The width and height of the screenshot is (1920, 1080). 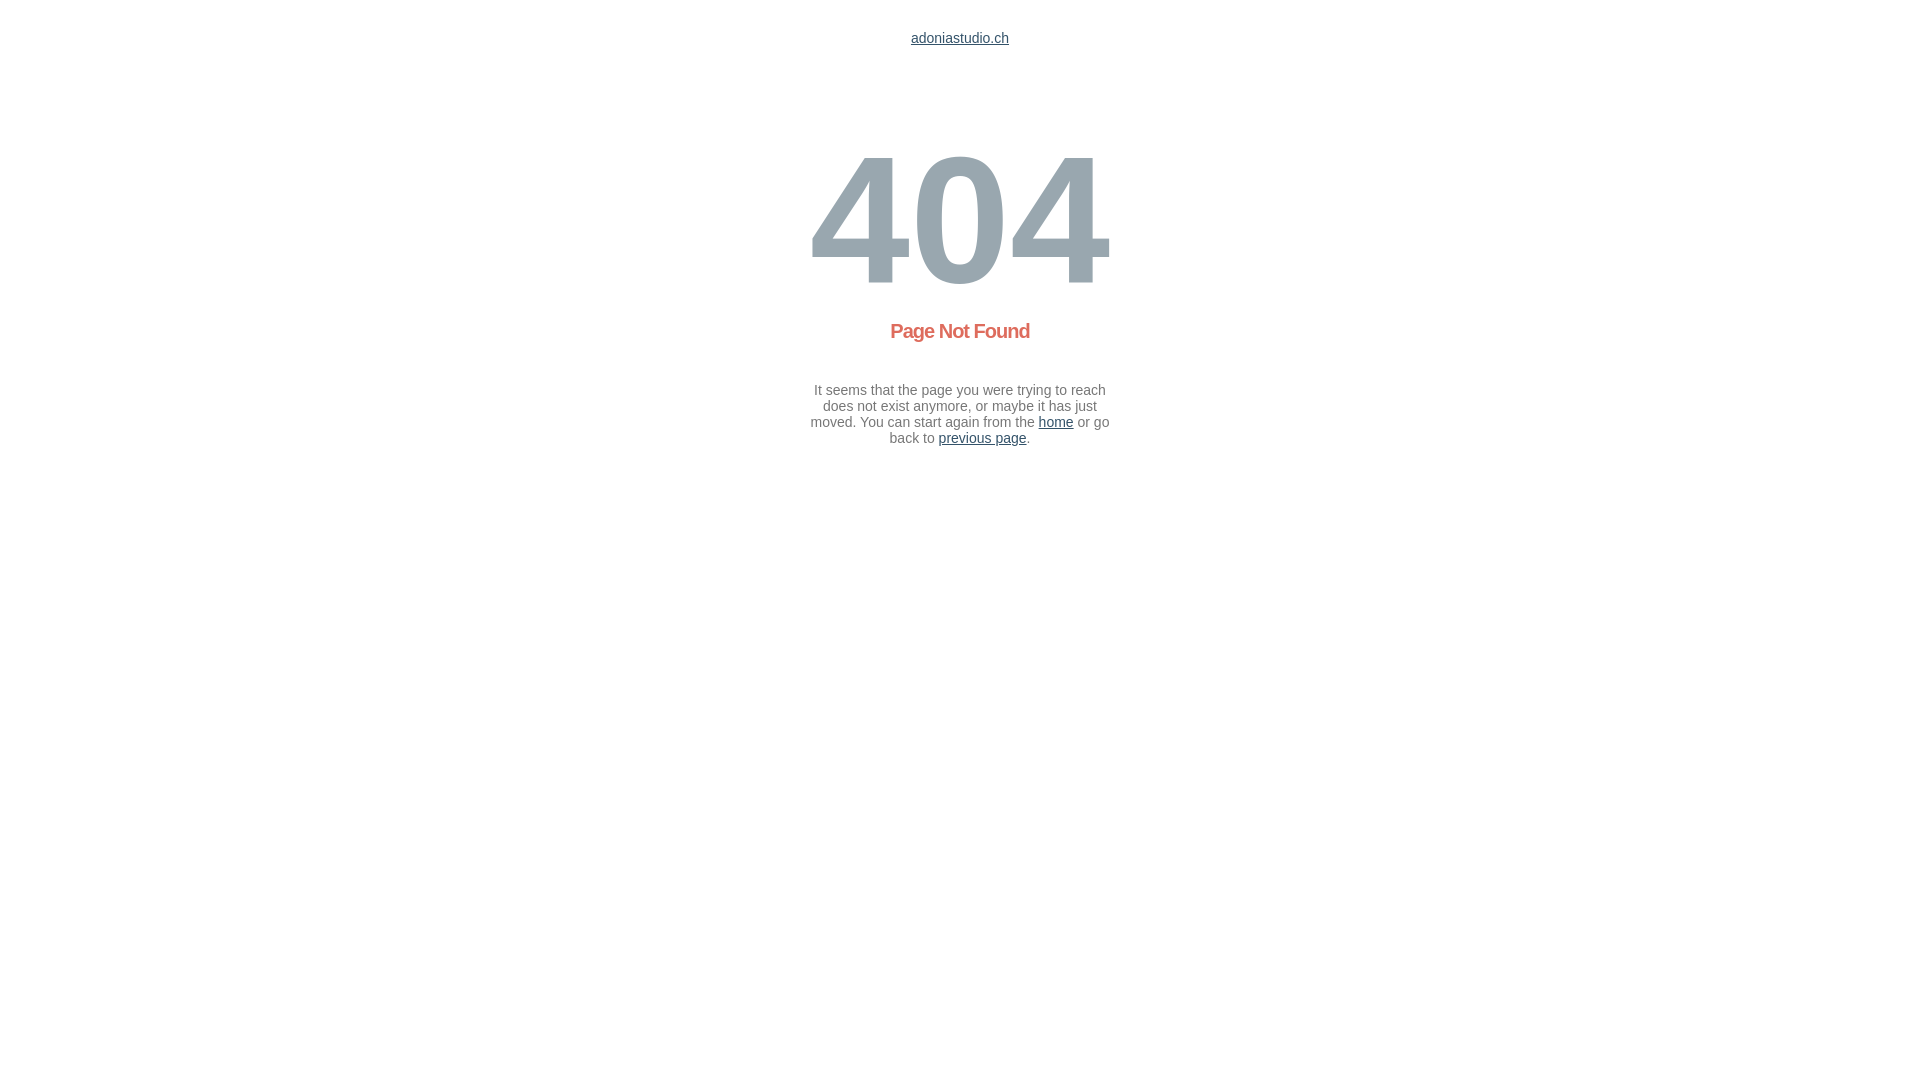 I want to click on 'adoniastudio.ch', so click(x=910, y=38).